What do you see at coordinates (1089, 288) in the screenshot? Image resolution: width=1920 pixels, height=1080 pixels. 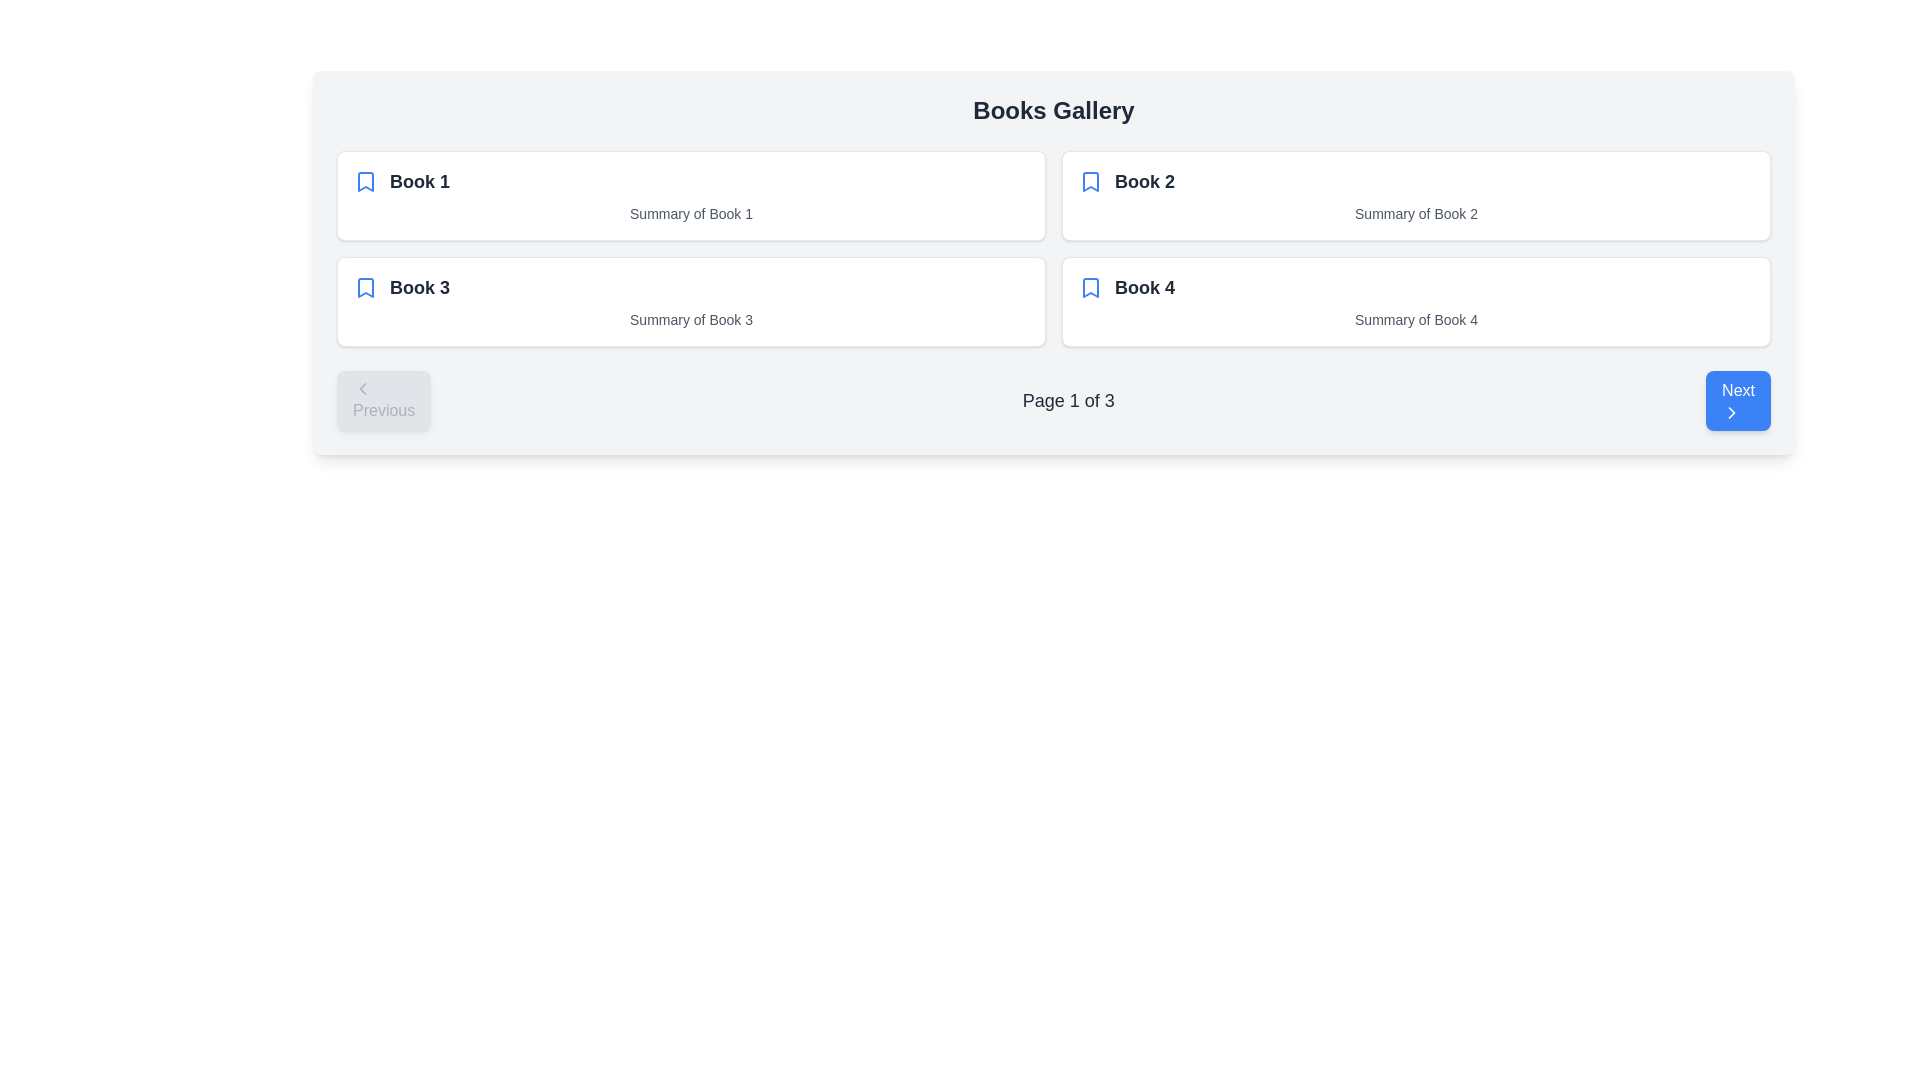 I see `the bookmark icon located to the left of the text label 'Book 4' in the grid layout of book items` at bounding box center [1089, 288].